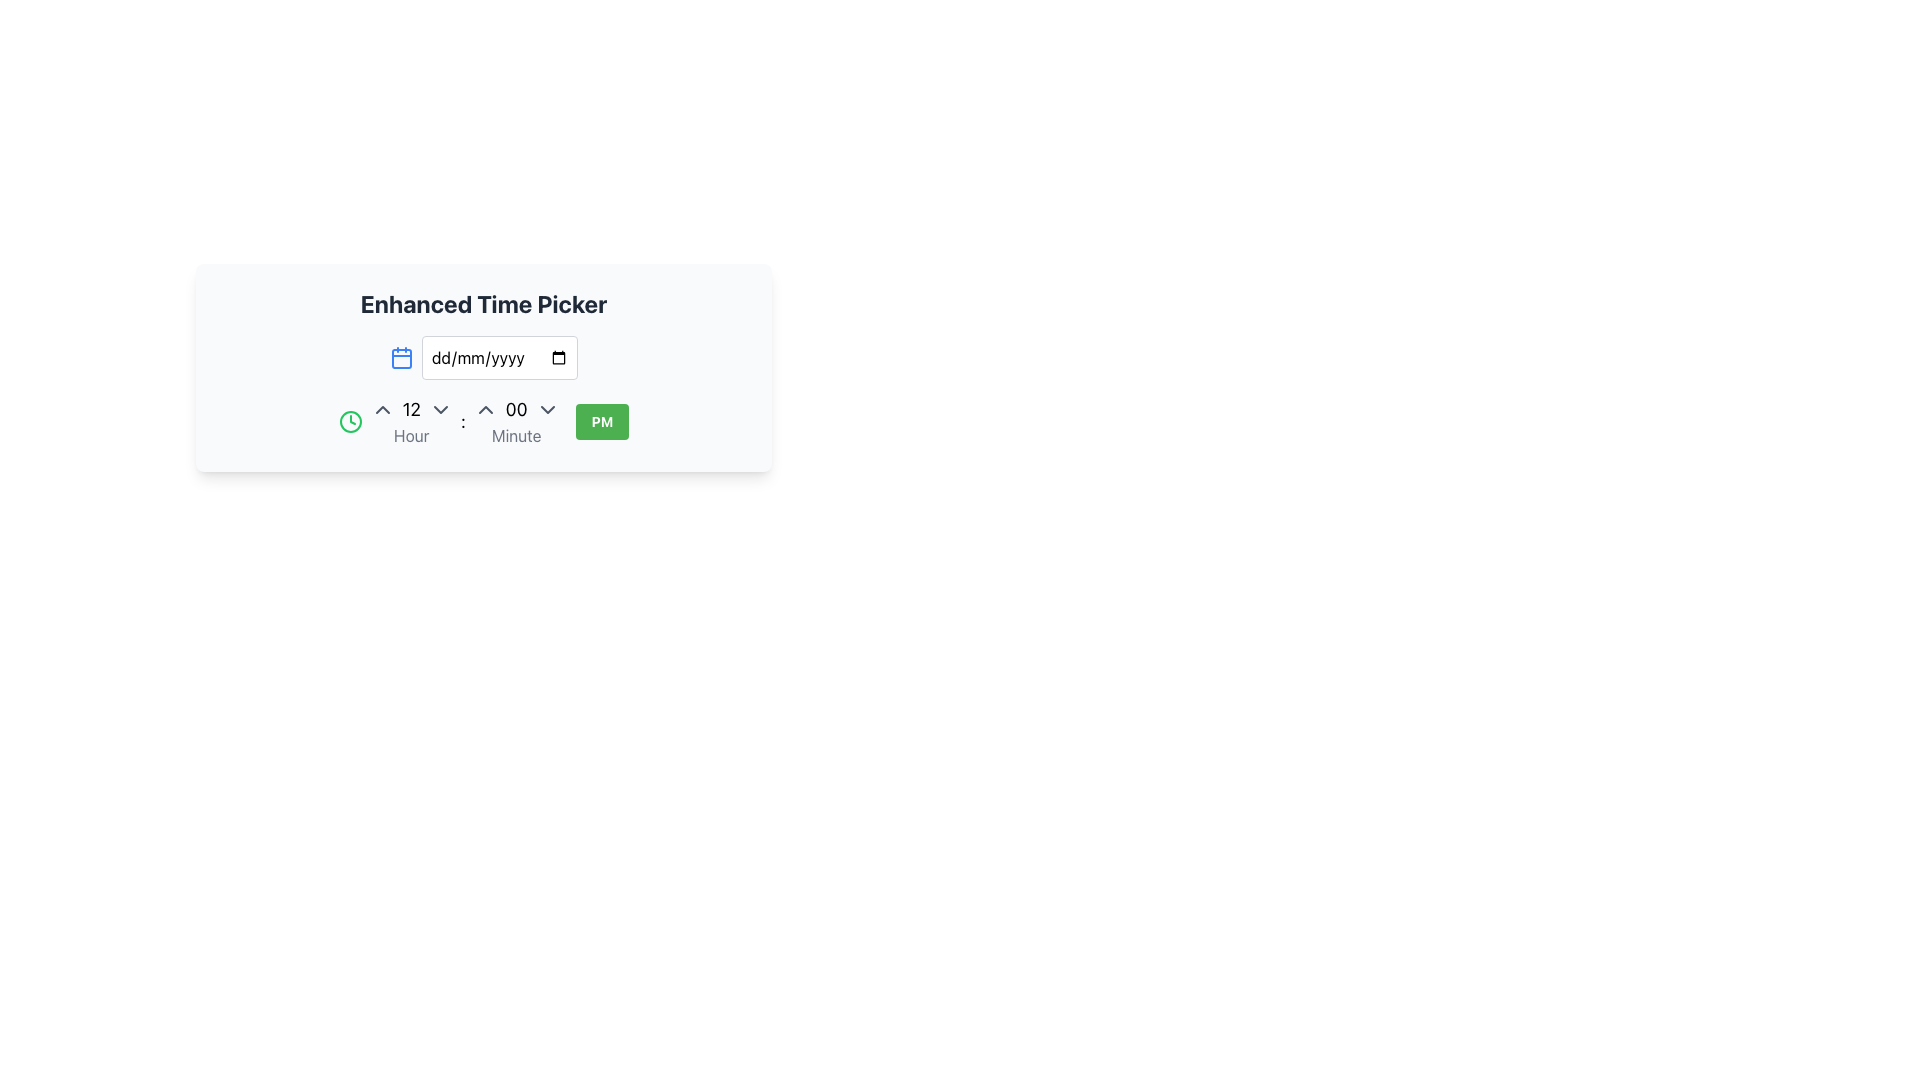 This screenshot has height=1080, width=1920. What do you see at coordinates (601, 420) in the screenshot?
I see `the AM/PM toggle button located at the extreme right of the Time Picker section` at bounding box center [601, 420].